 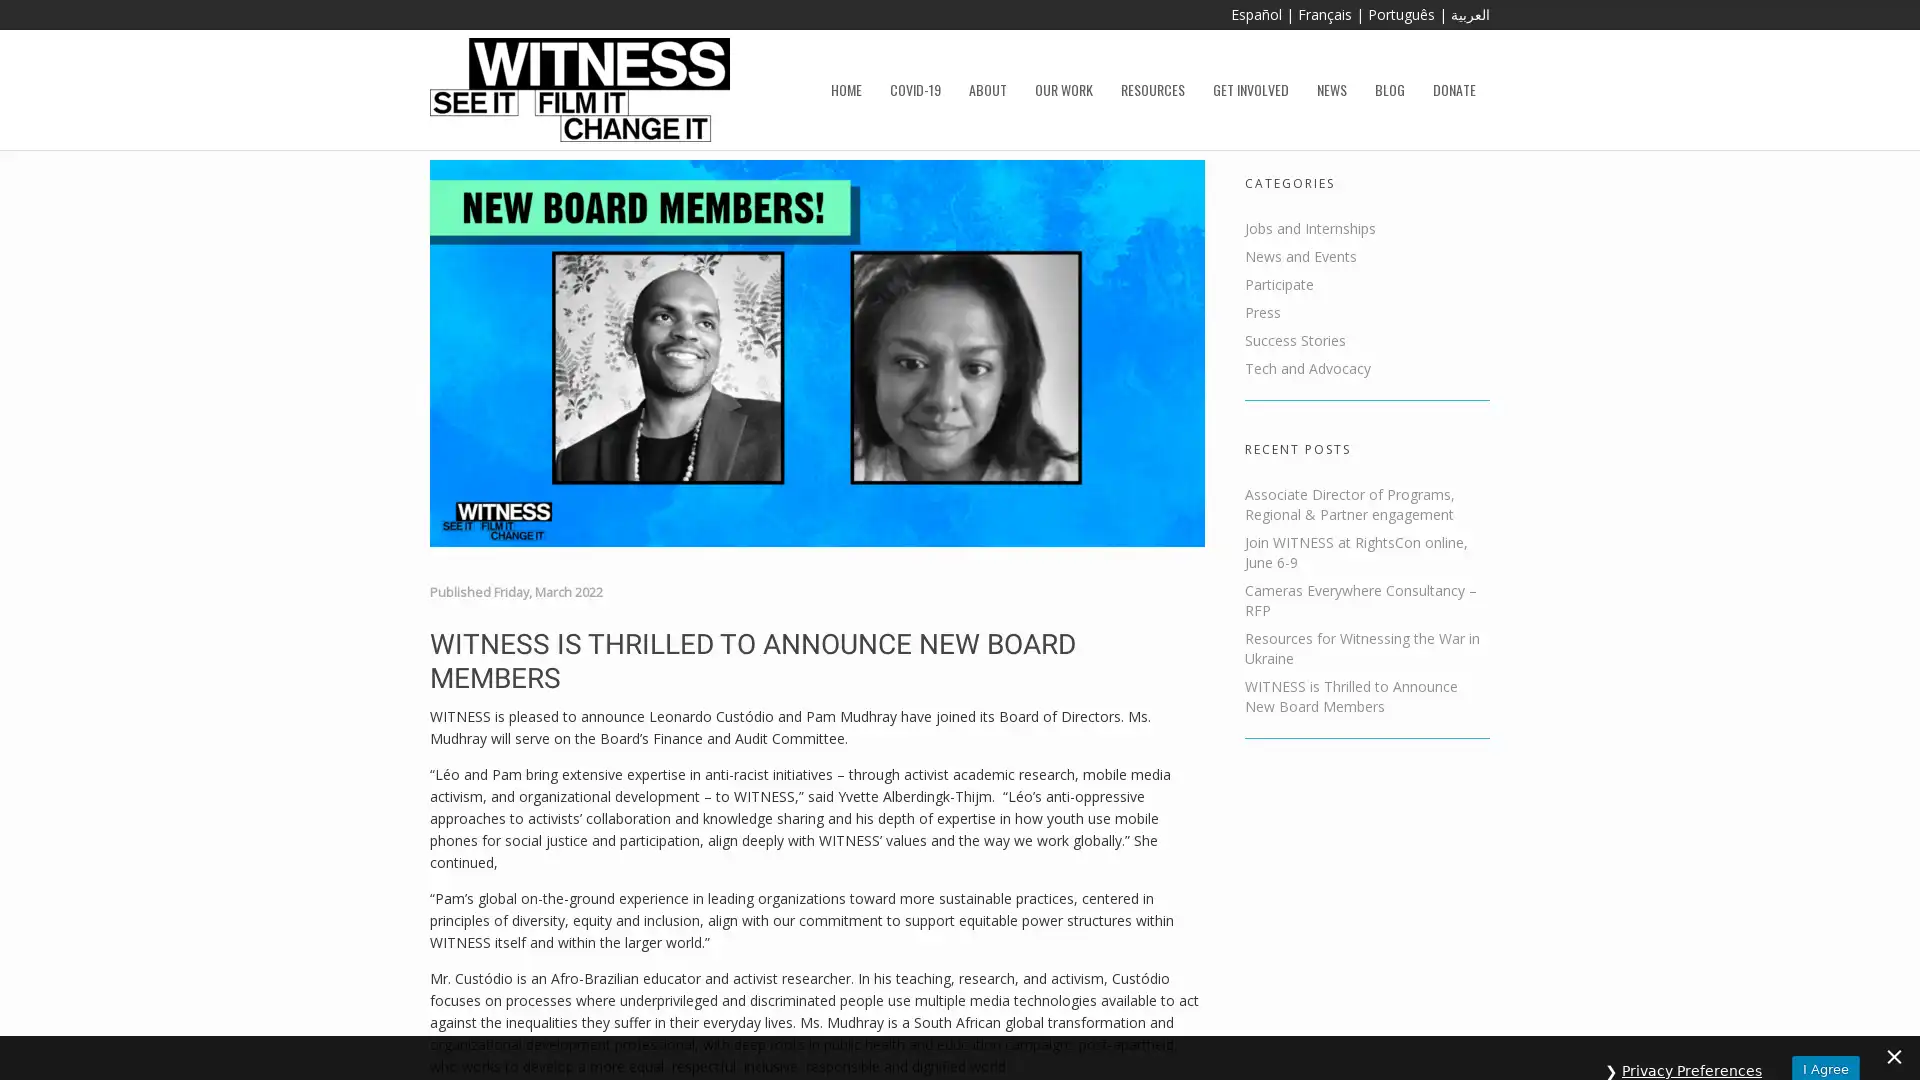 I want to click on I Agree, so click(x=1825, y=1042).